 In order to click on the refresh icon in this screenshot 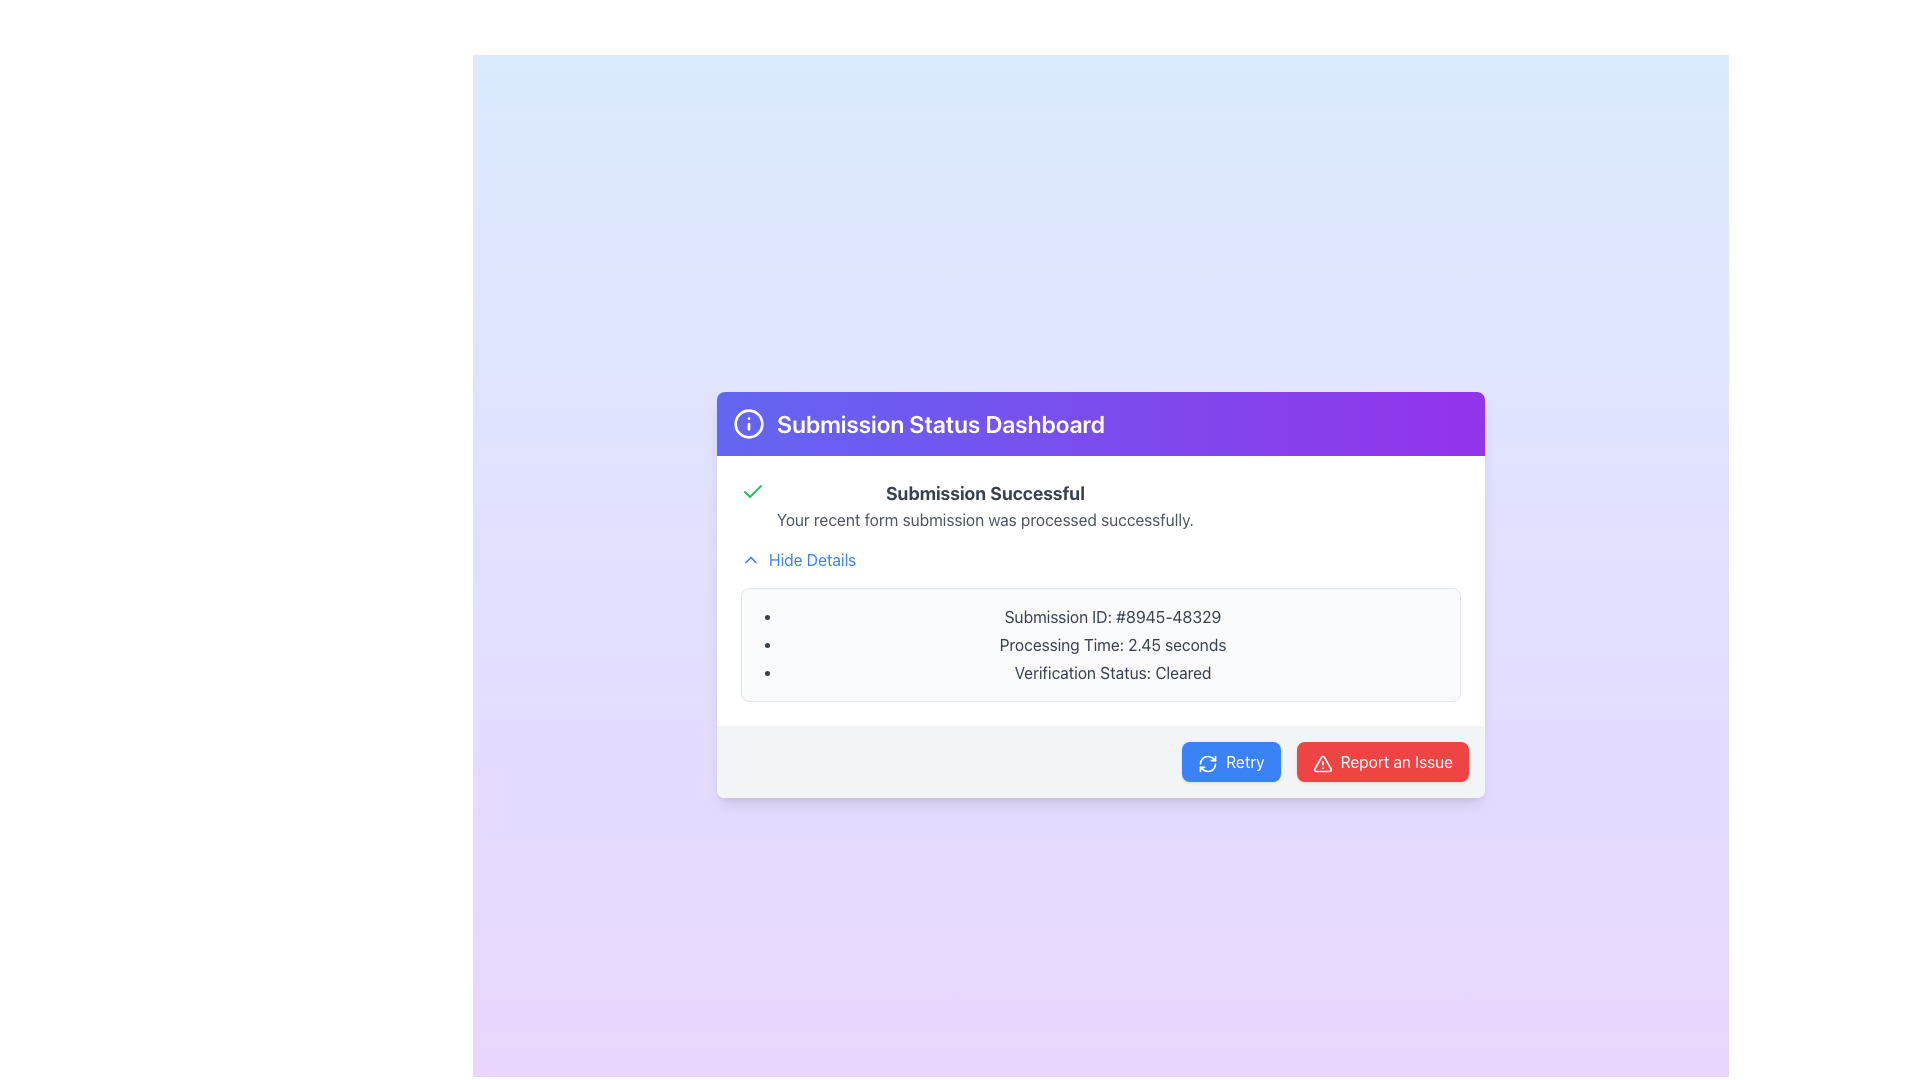, I will do `click(1207, 763)`.